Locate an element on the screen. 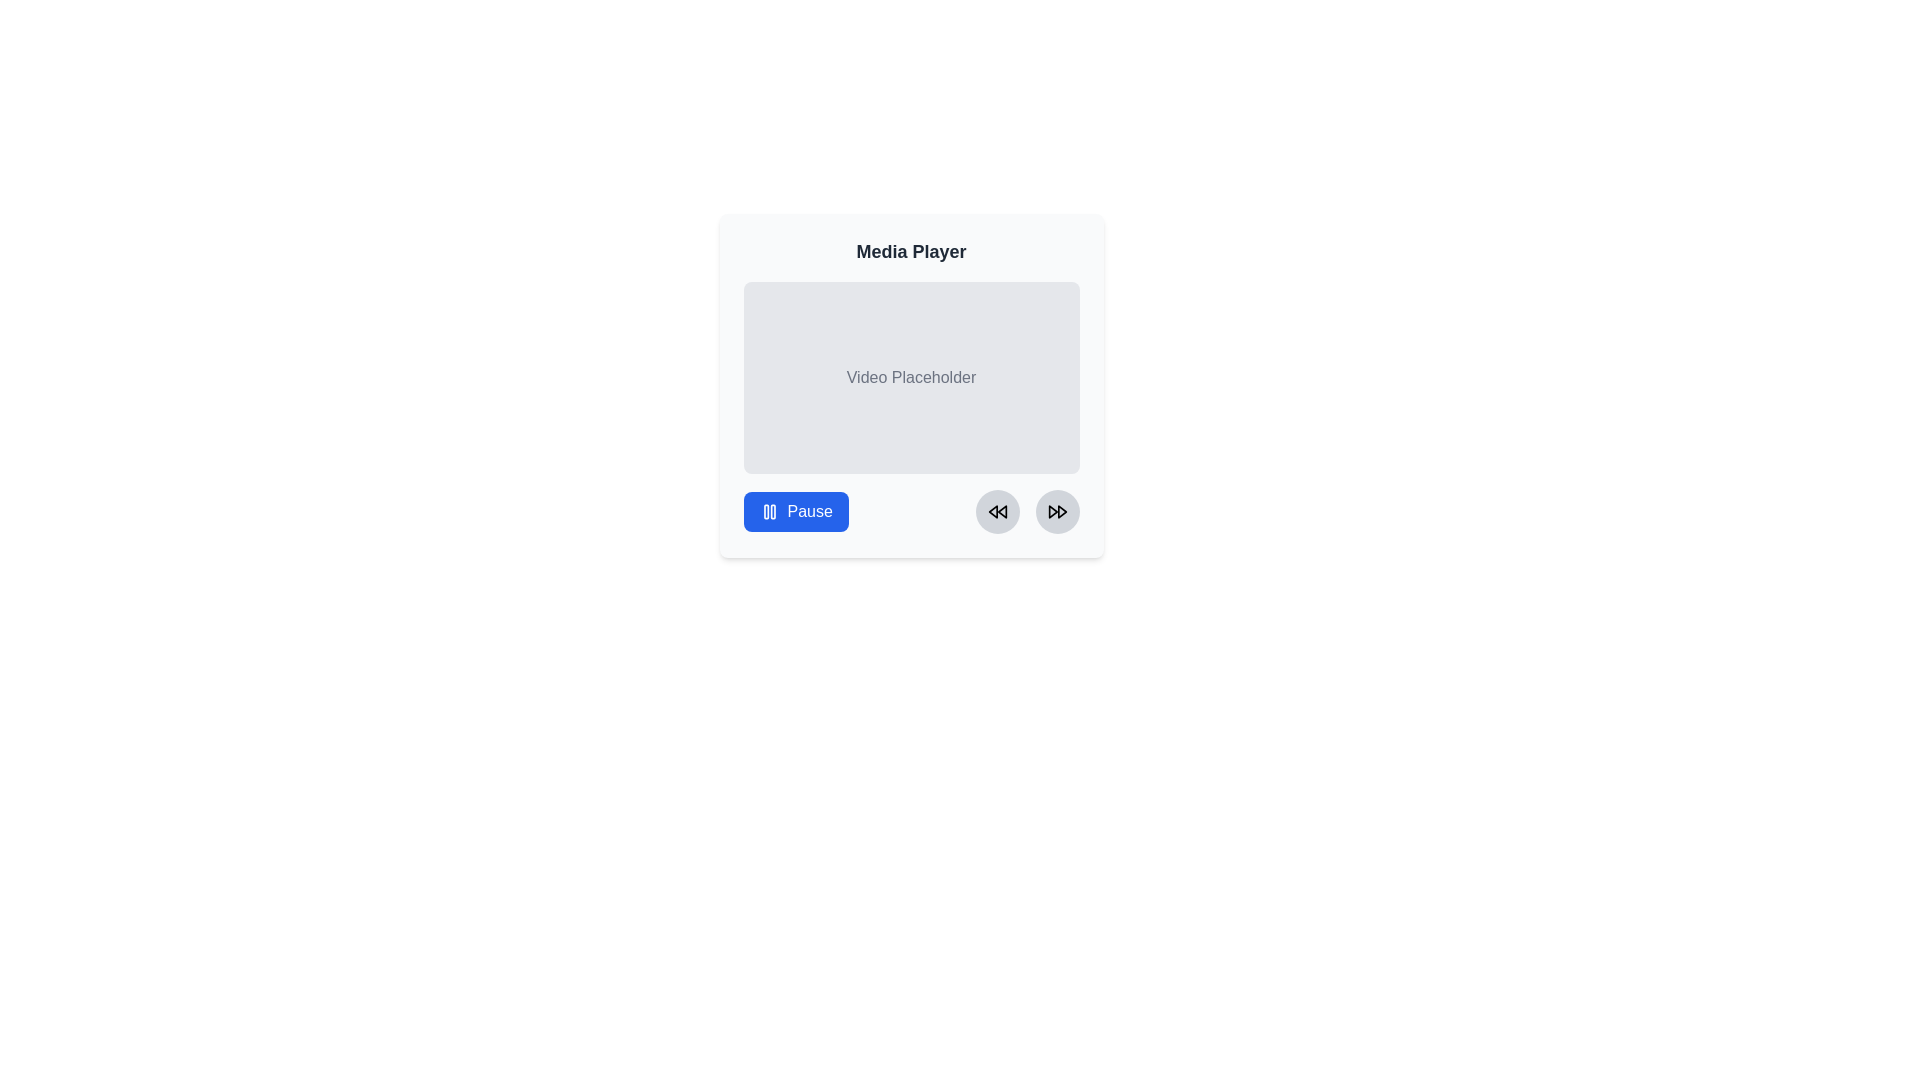 The width and height of the screenshot is (1920, 1080). the rewind button located in the bottom center of the media player interface, positioned between the pause button and a double-arrow button pointing right is located at coordinates (997, 511).